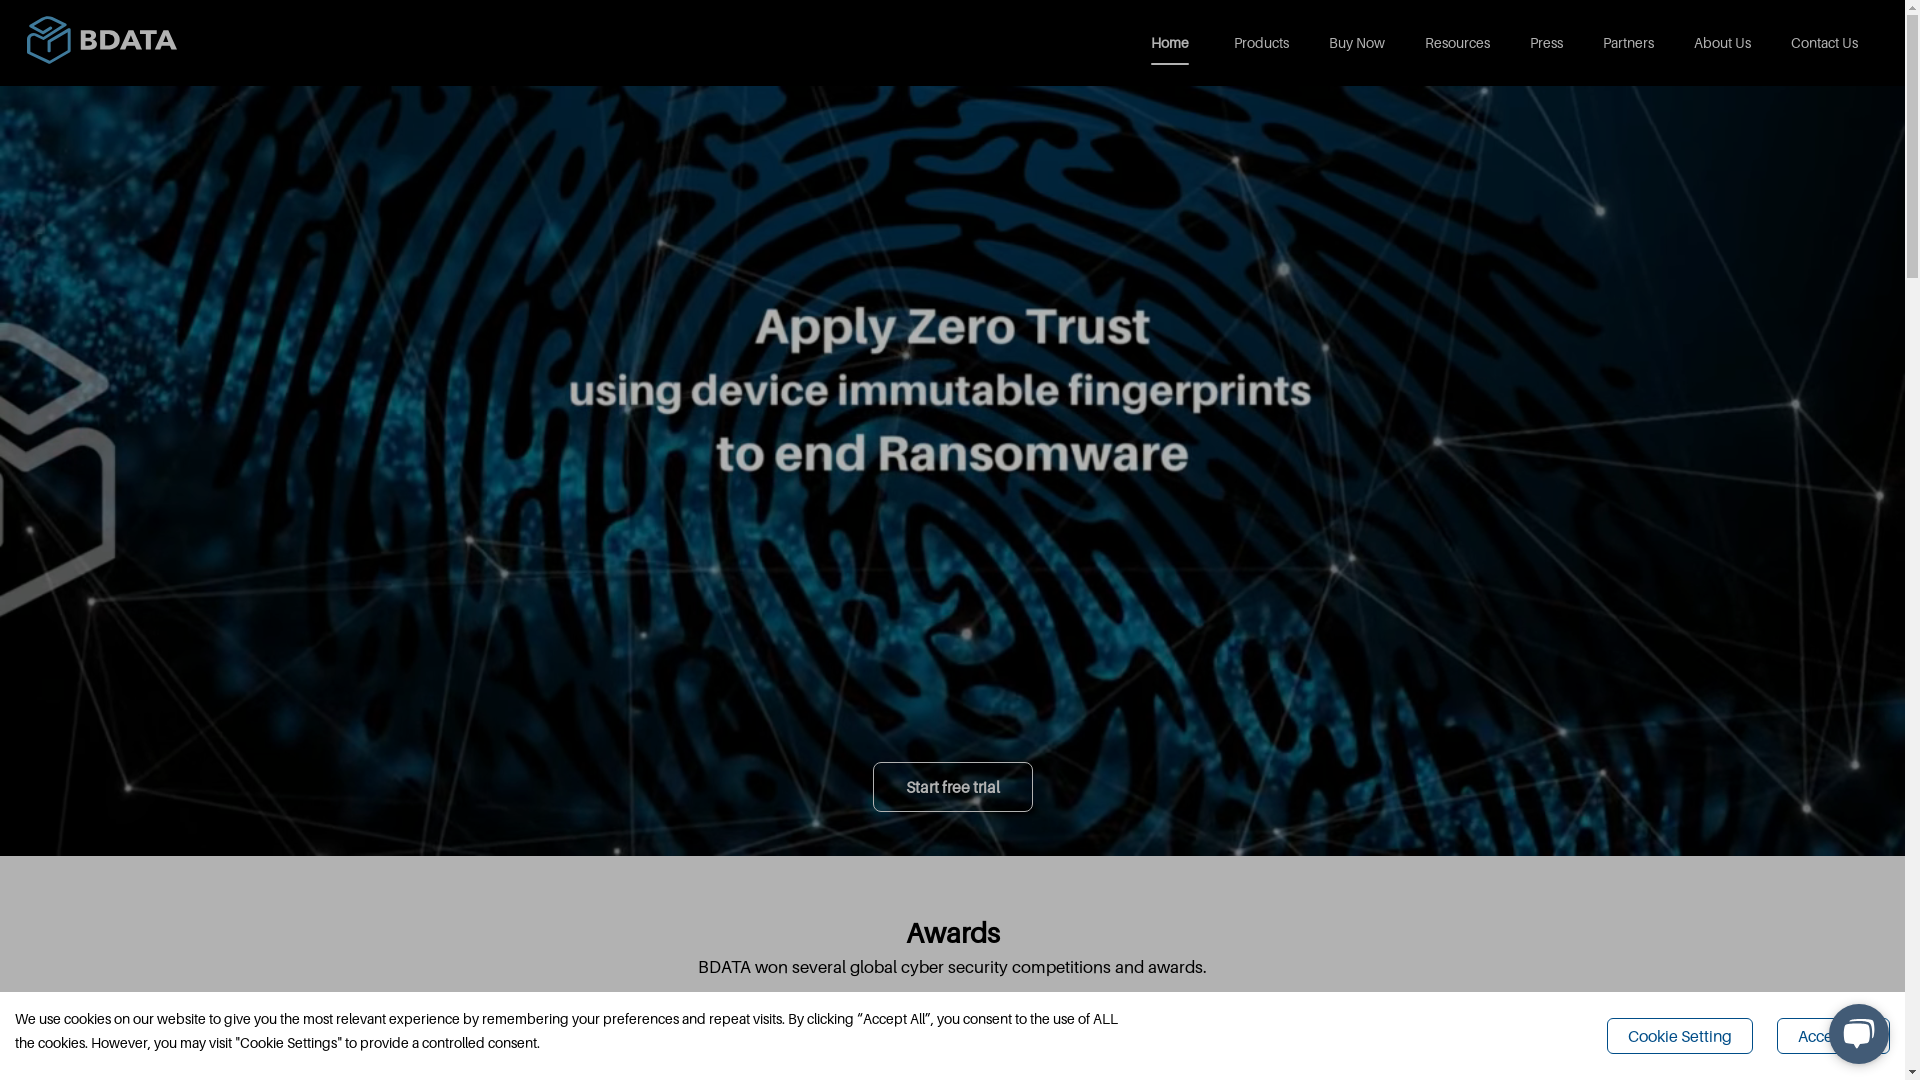  Describe the element at coordinates (1545, 42) in the screenshot. I see `'Press'` at that location.